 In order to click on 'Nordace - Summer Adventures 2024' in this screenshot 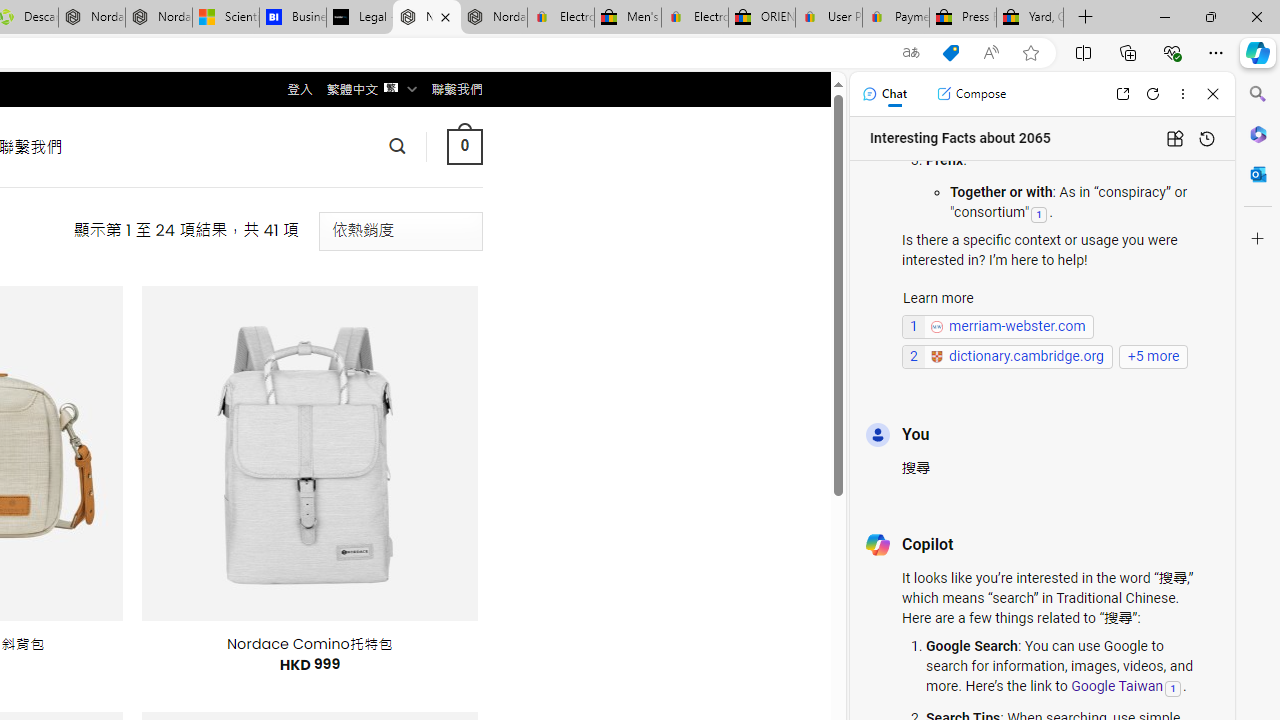, I will do `click(91, 17)`.